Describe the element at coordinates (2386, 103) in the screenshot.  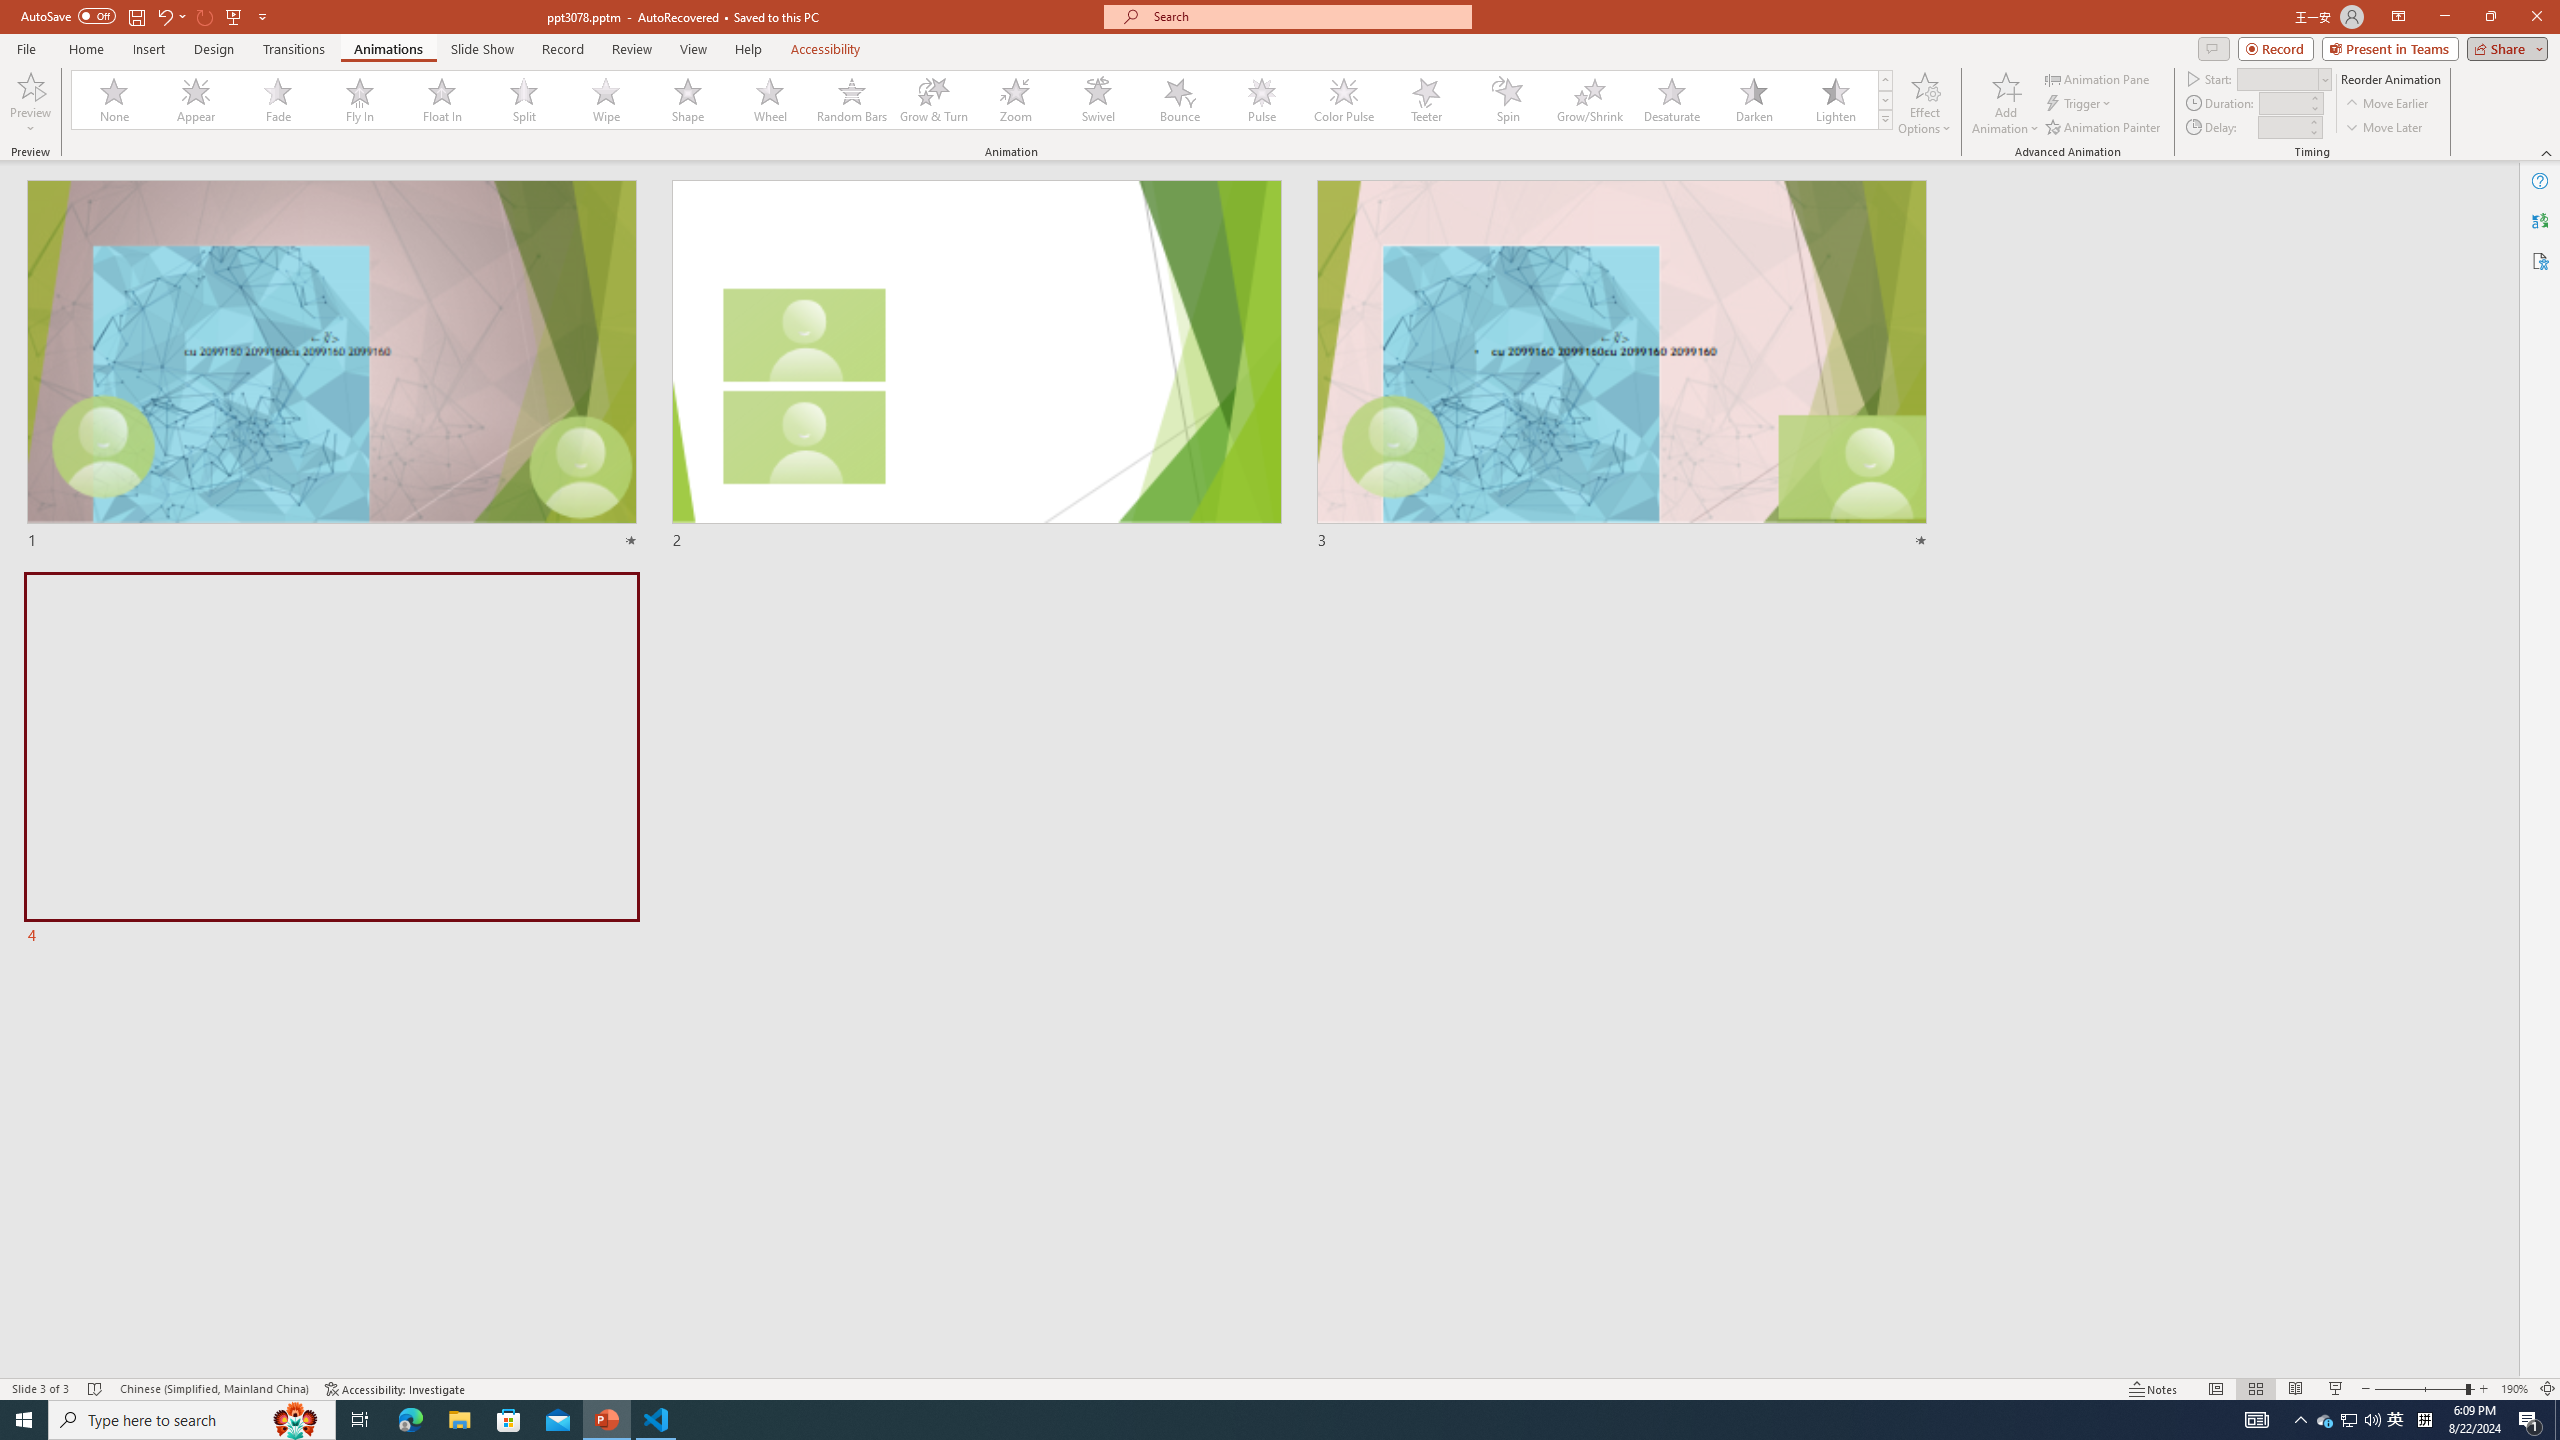
I see `'Move Earlier'` at that location.